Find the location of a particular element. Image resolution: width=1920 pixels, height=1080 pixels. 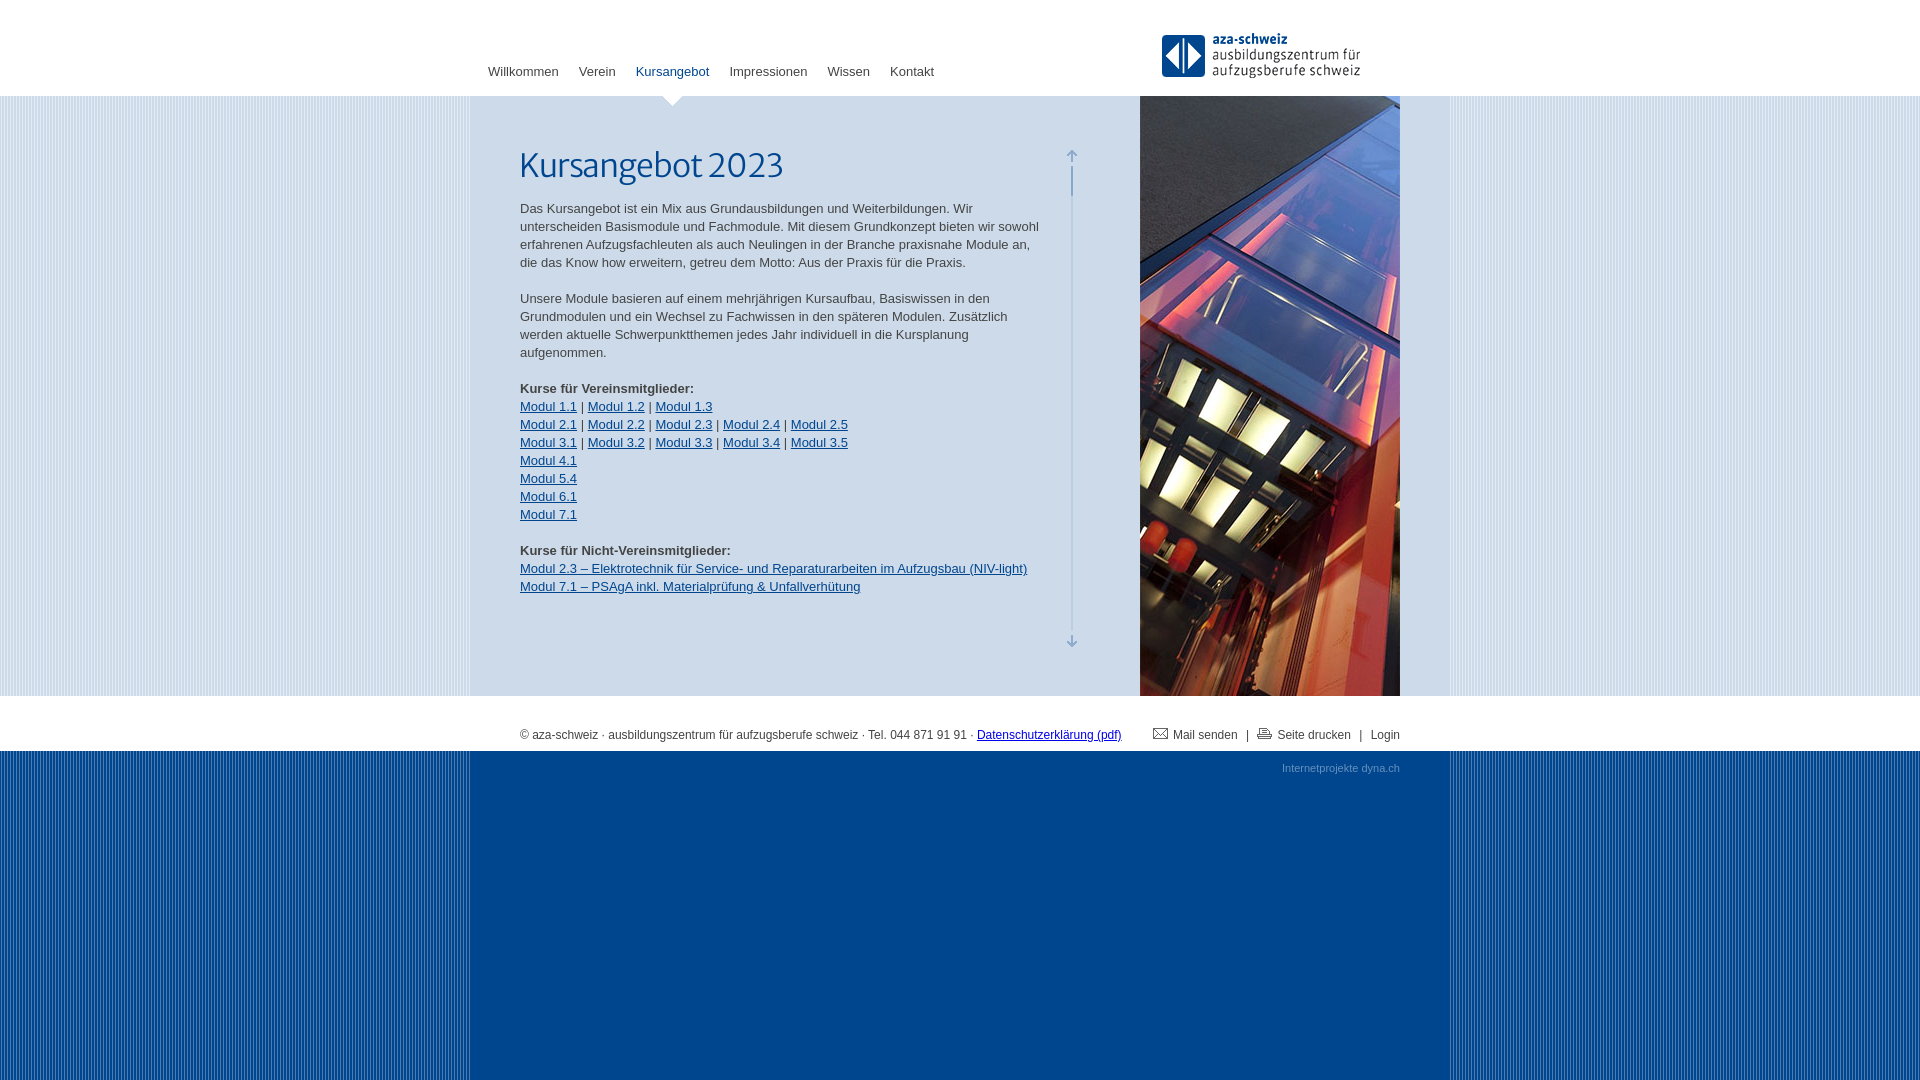

'Verein' is located at coordinates (596, 88).